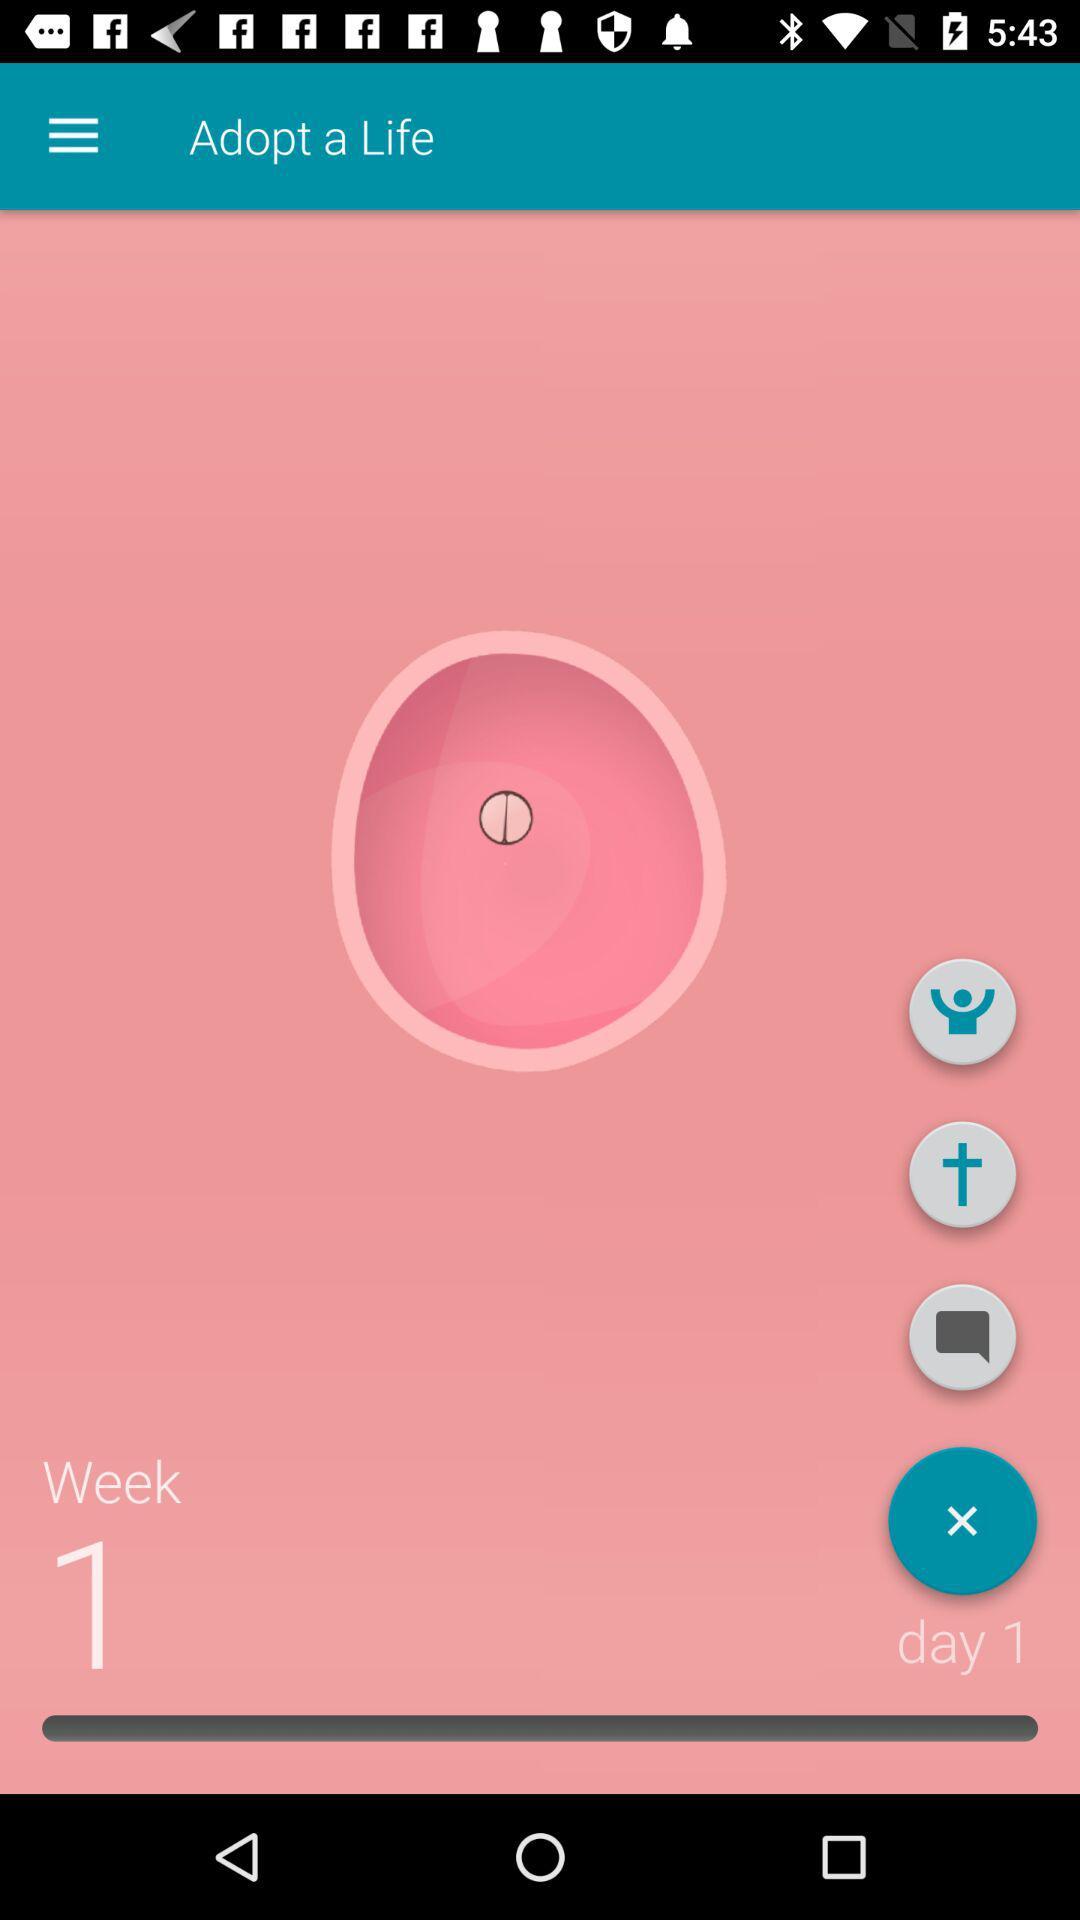  I want to click on chat button, so click(961, 1345).